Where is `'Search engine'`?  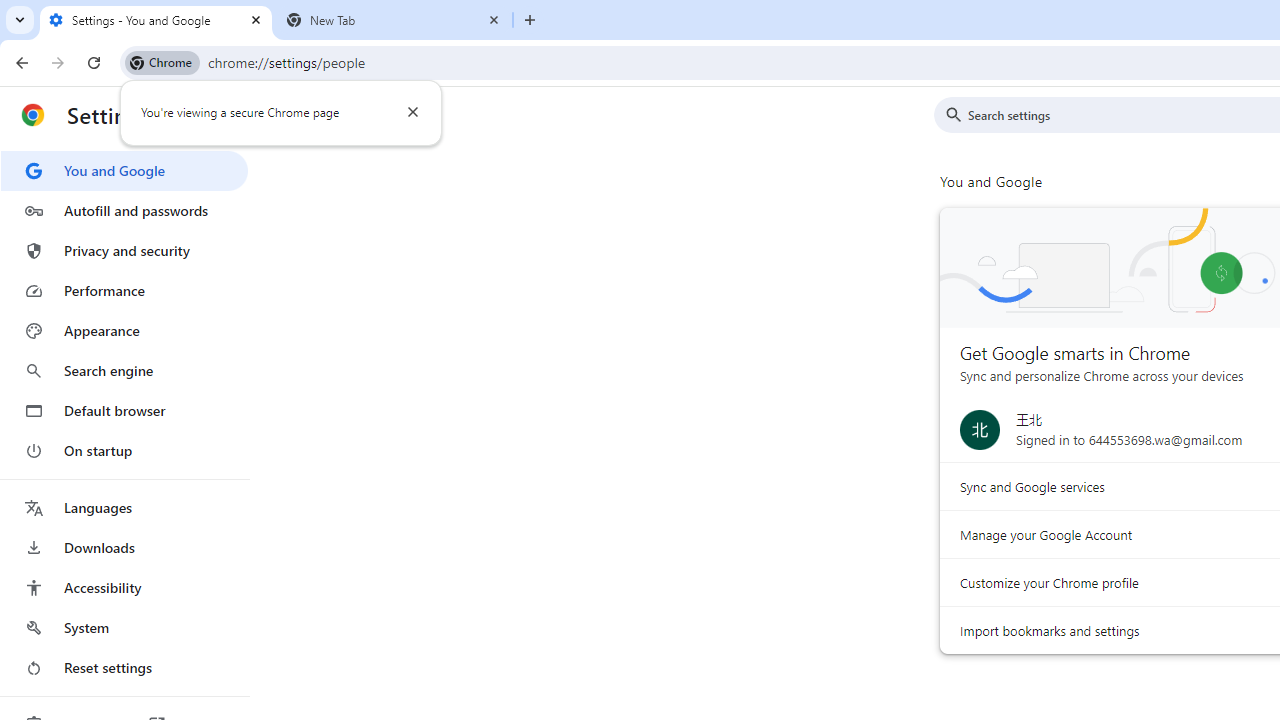 'Search engine' is located at coordinates (123, 371).